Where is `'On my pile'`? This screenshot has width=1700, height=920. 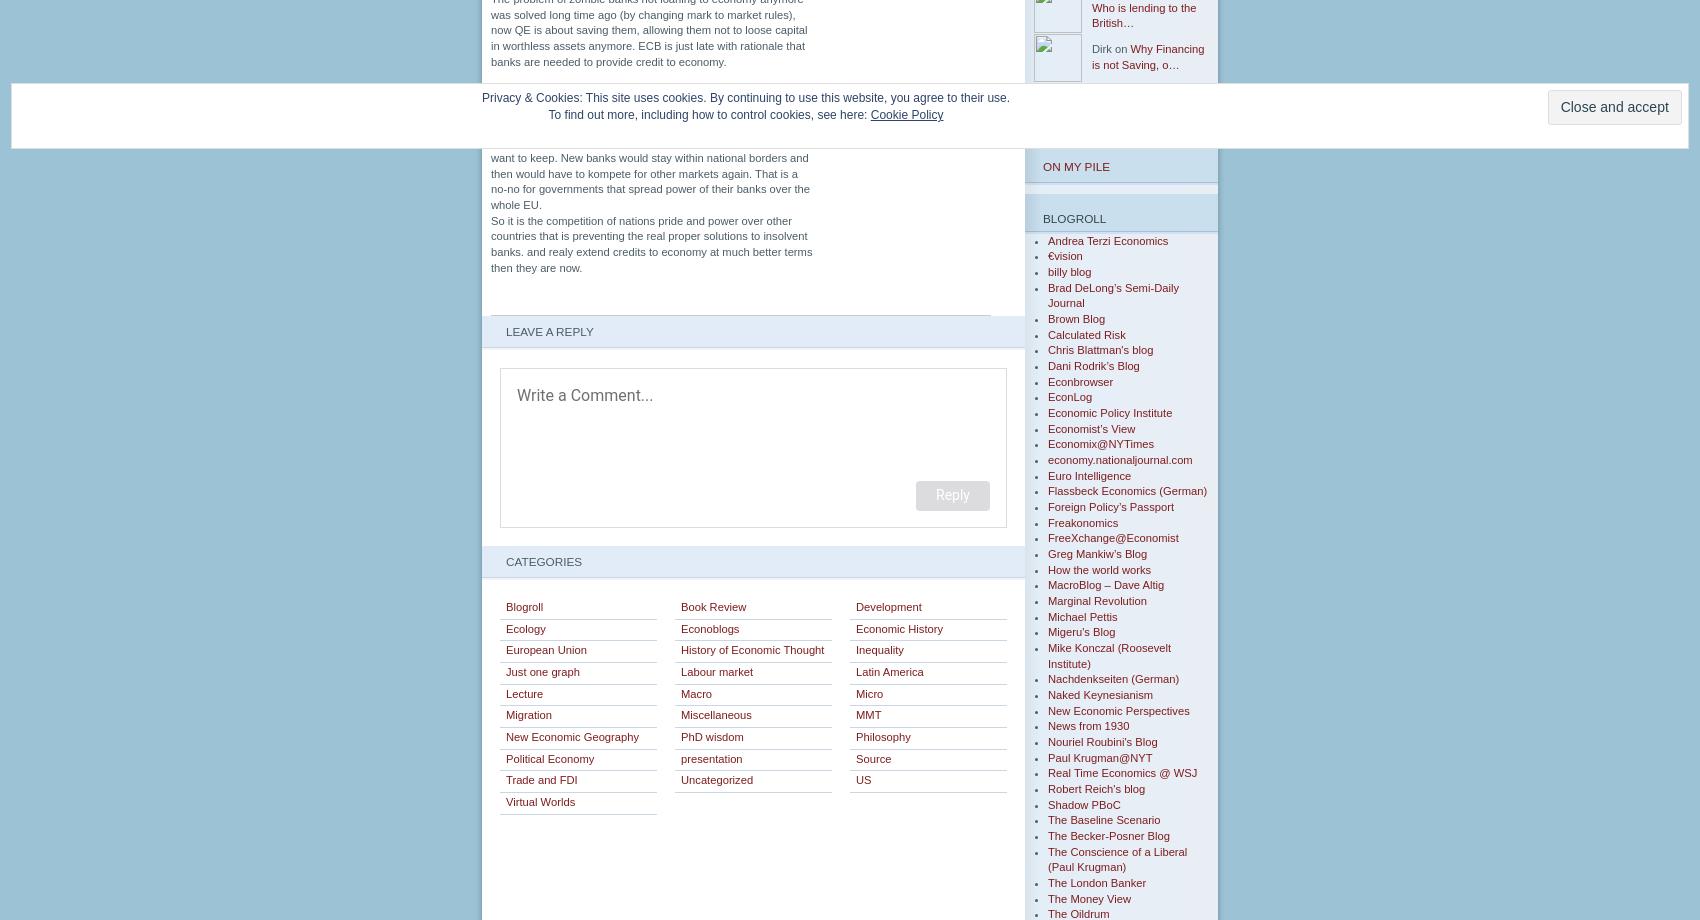 'On my pile' is located at coordinates (1076, 165).